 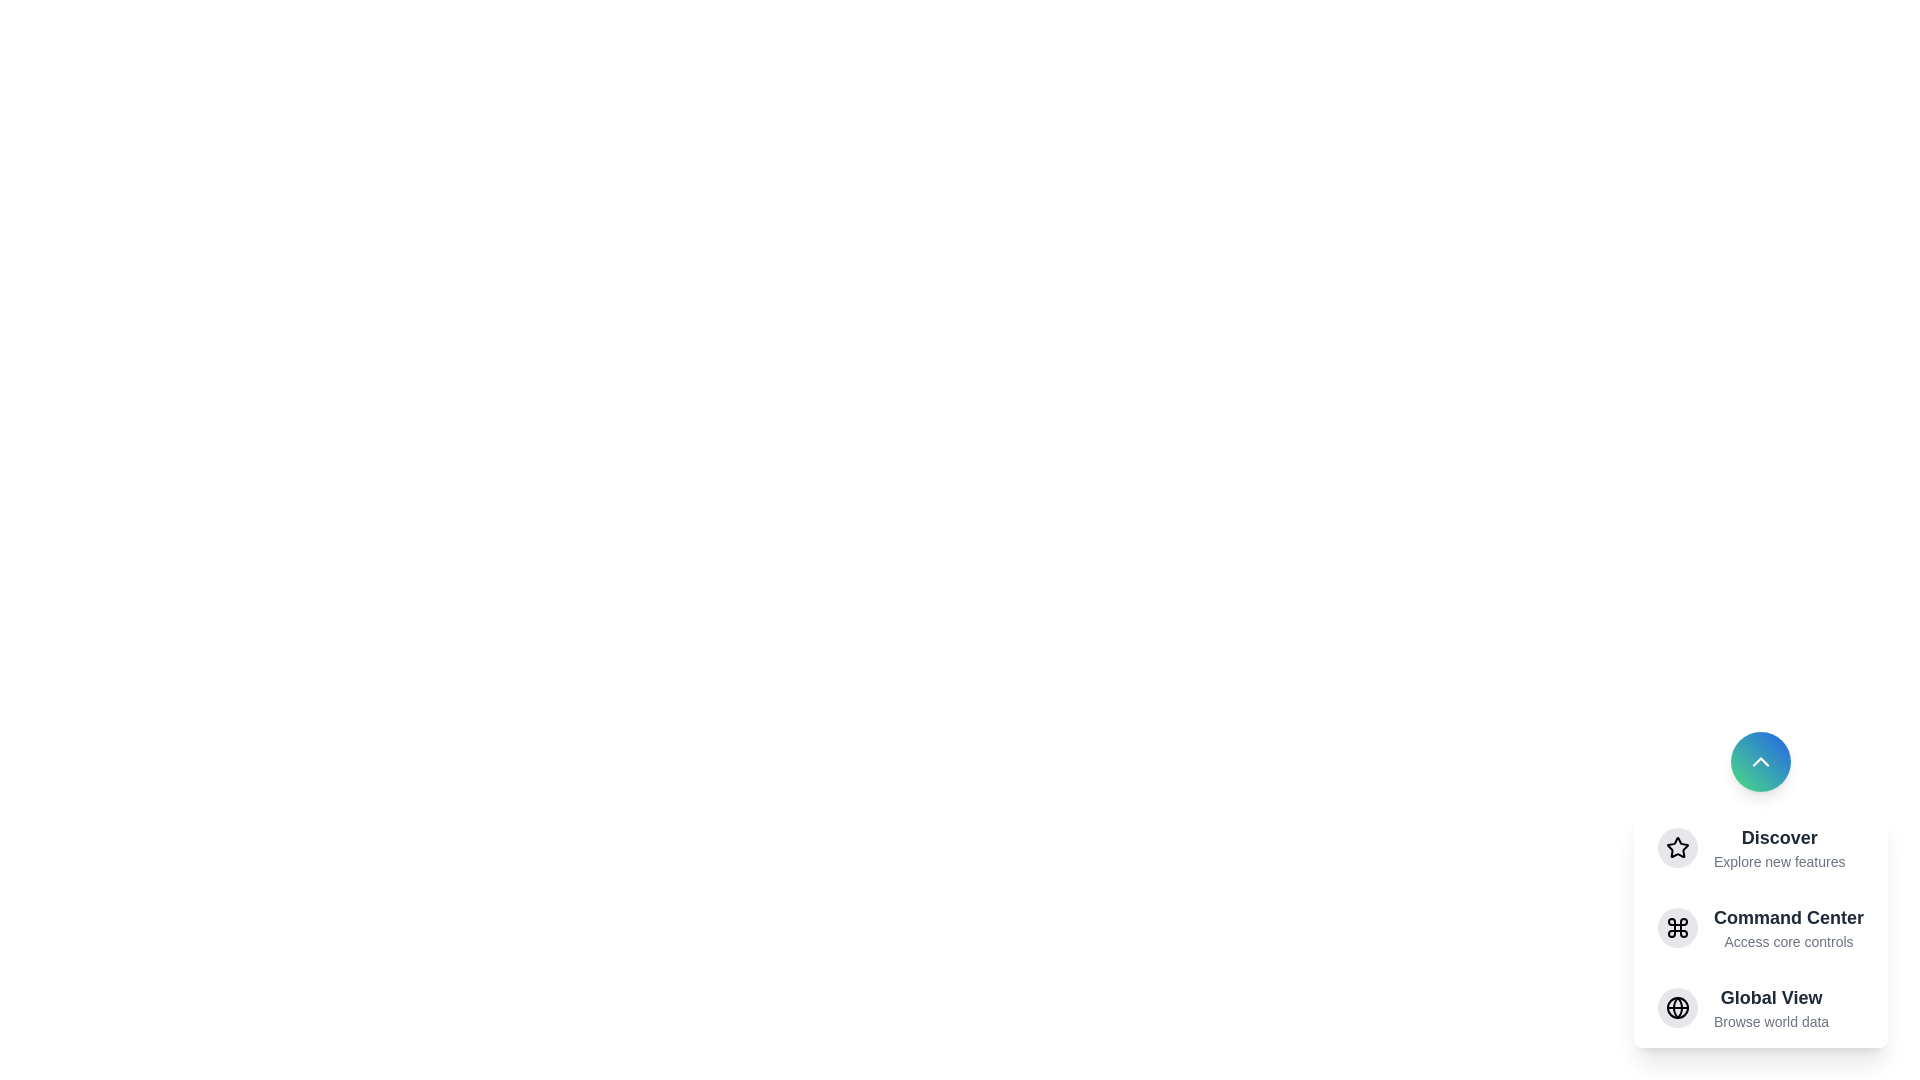 I want to click on the main button of the ExplorerSpeedDial to toggle the menu, so click(x=1761, y=762).